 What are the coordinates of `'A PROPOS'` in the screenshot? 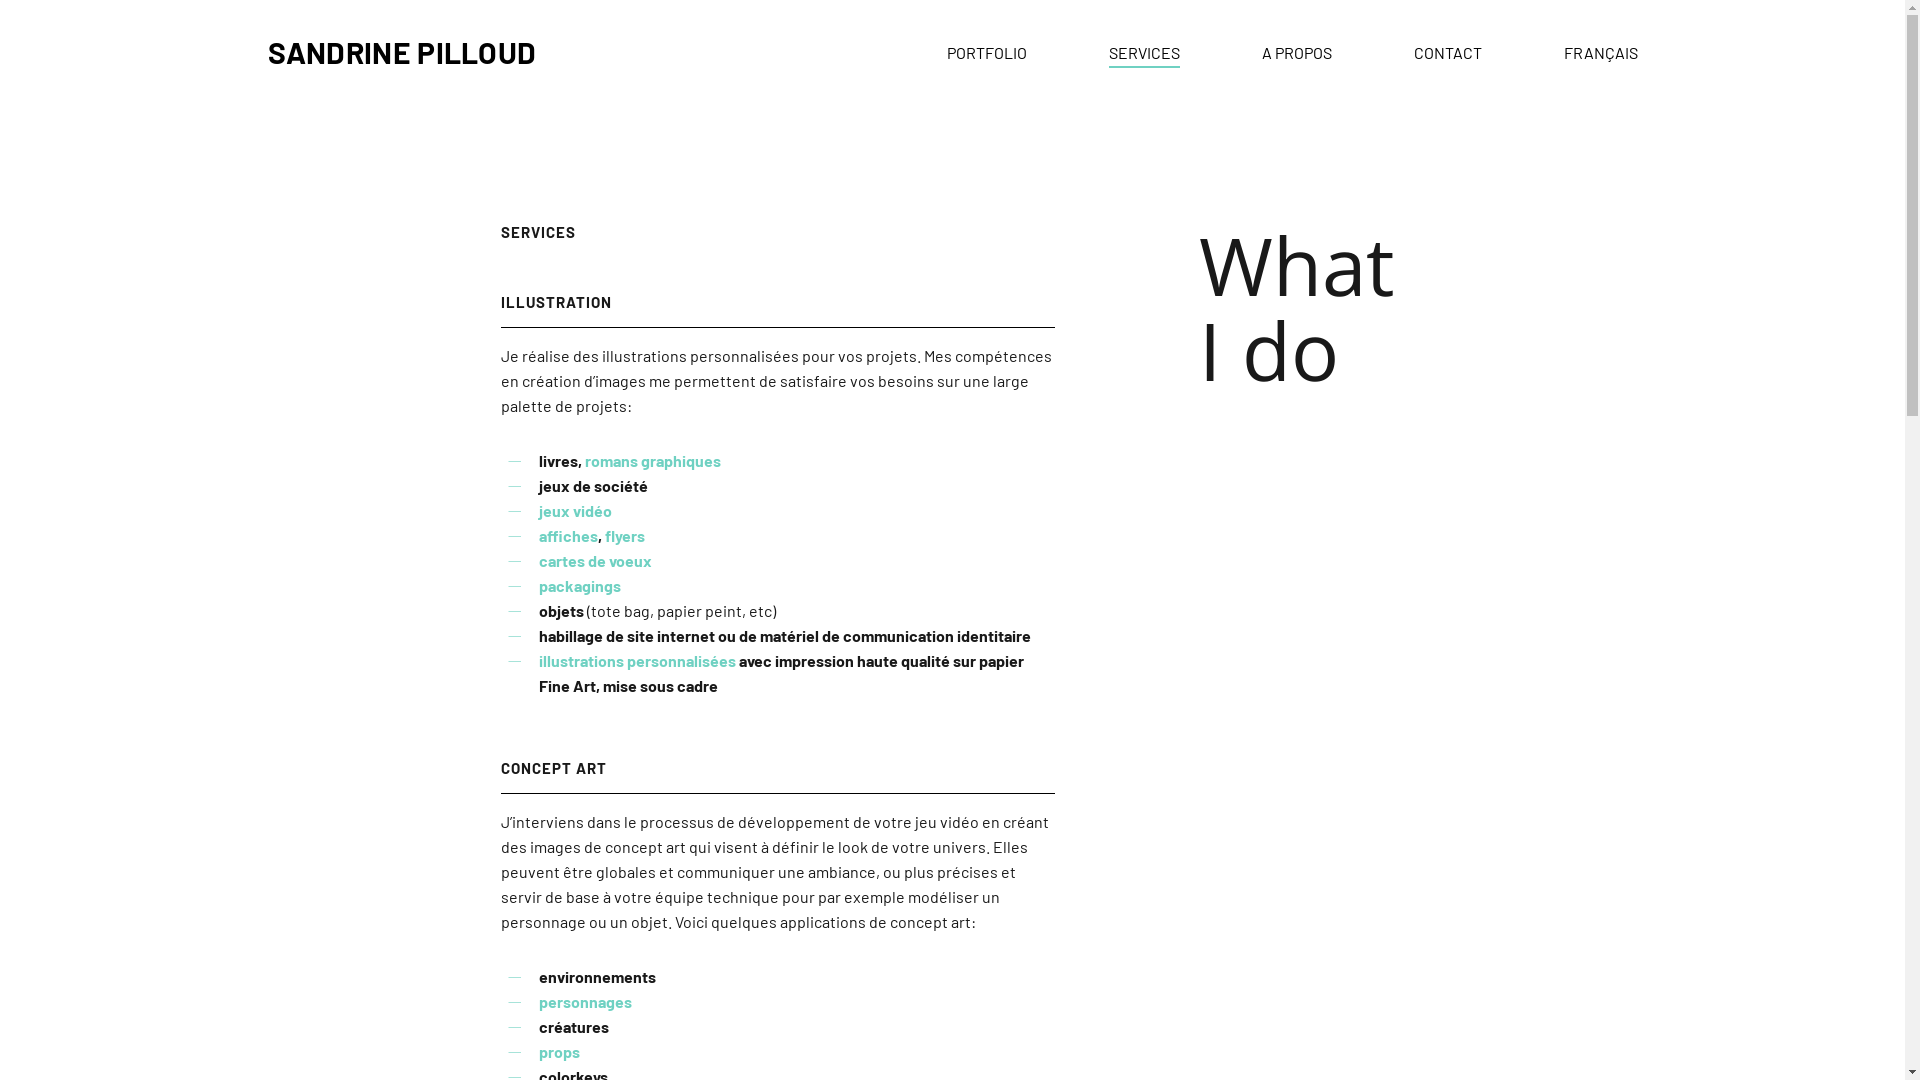 It's located at (1296, 50).